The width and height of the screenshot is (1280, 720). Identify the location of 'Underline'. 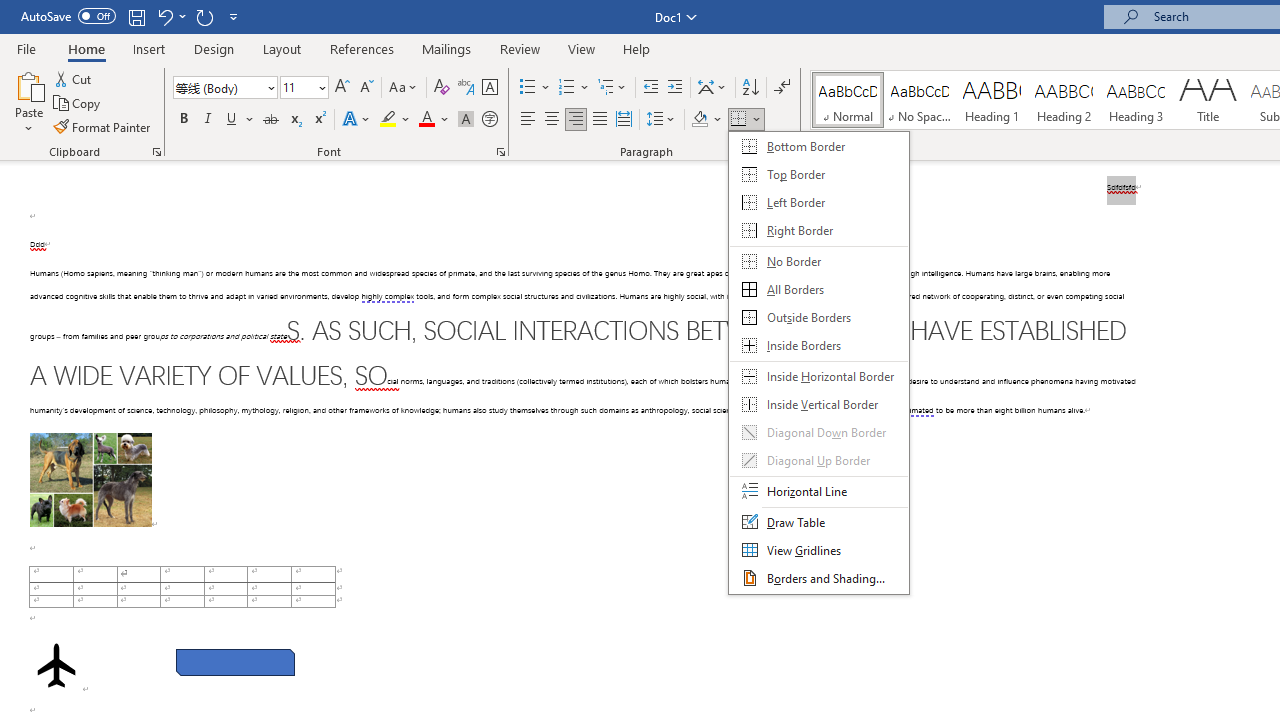
(240, 119).